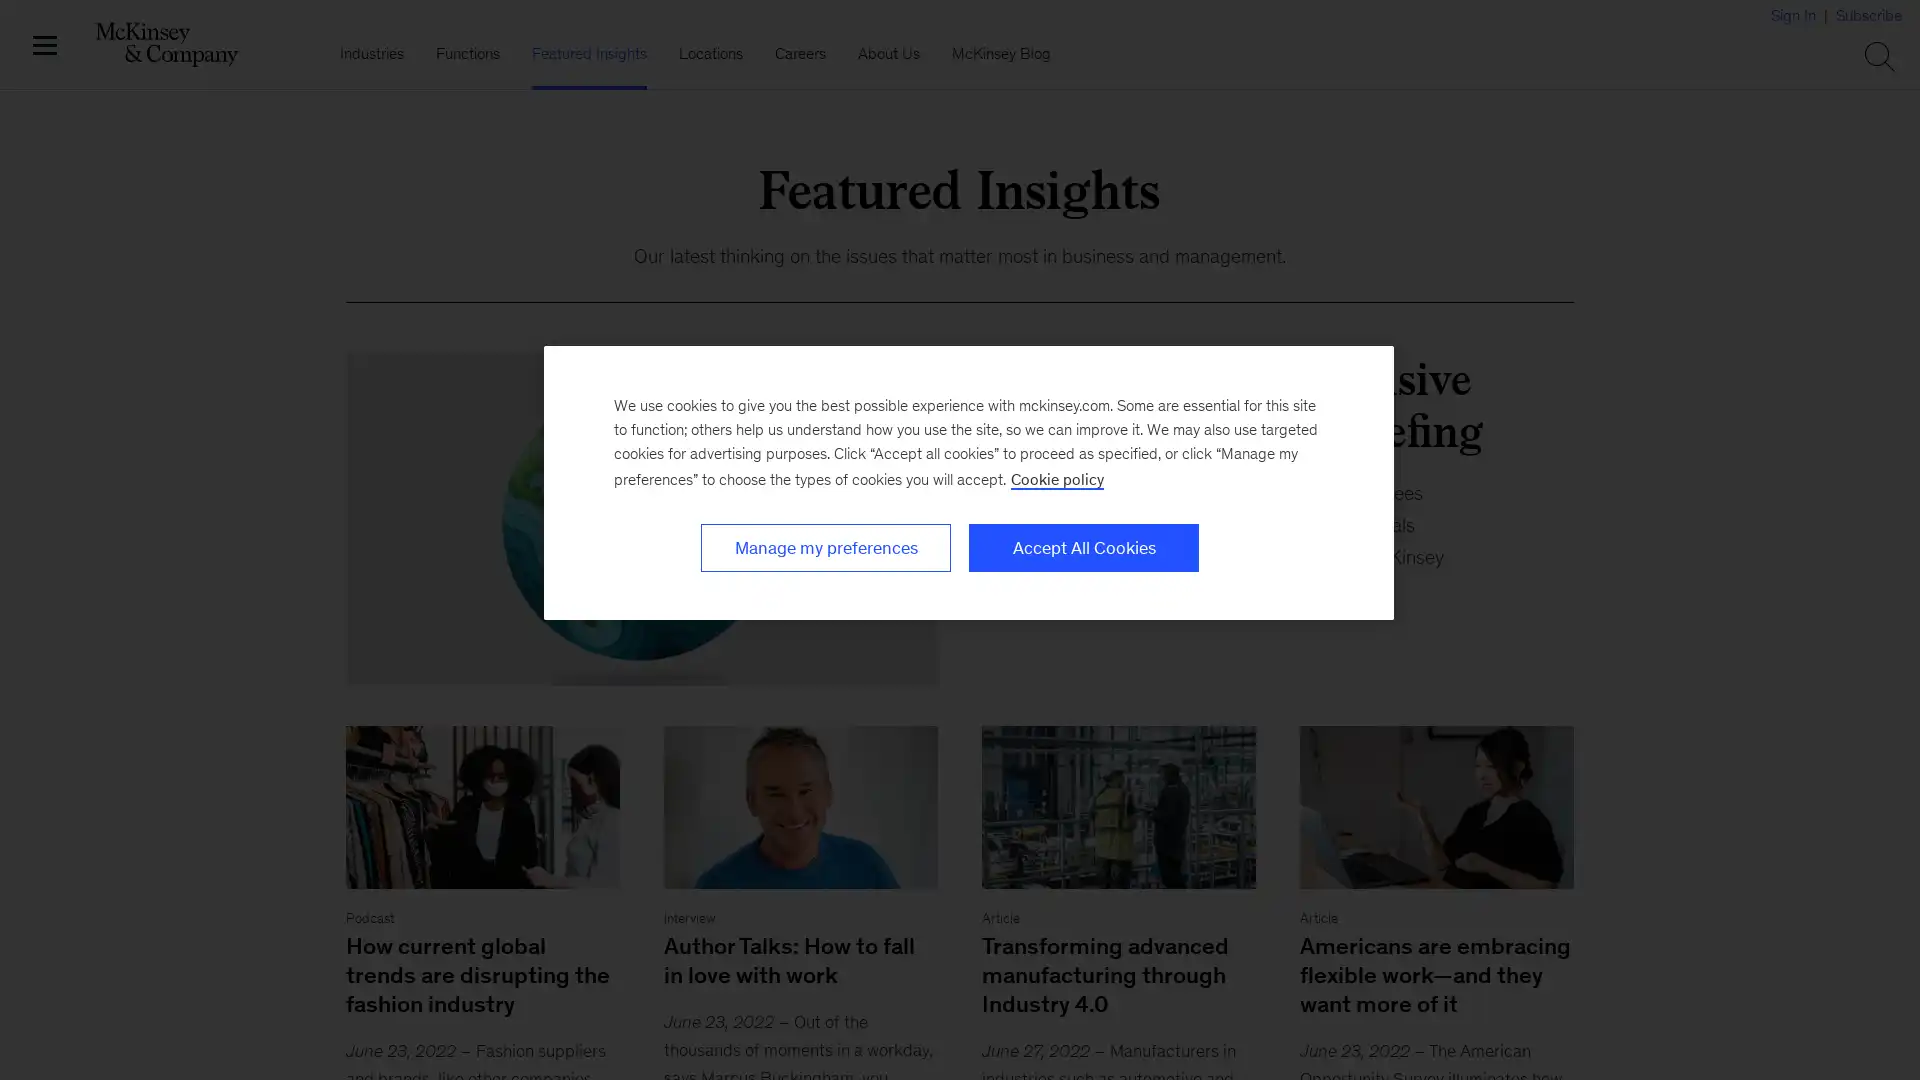  Describe the element at coordinates (825, 547) in the screenshot. I see `Manage my preferences` at that location.